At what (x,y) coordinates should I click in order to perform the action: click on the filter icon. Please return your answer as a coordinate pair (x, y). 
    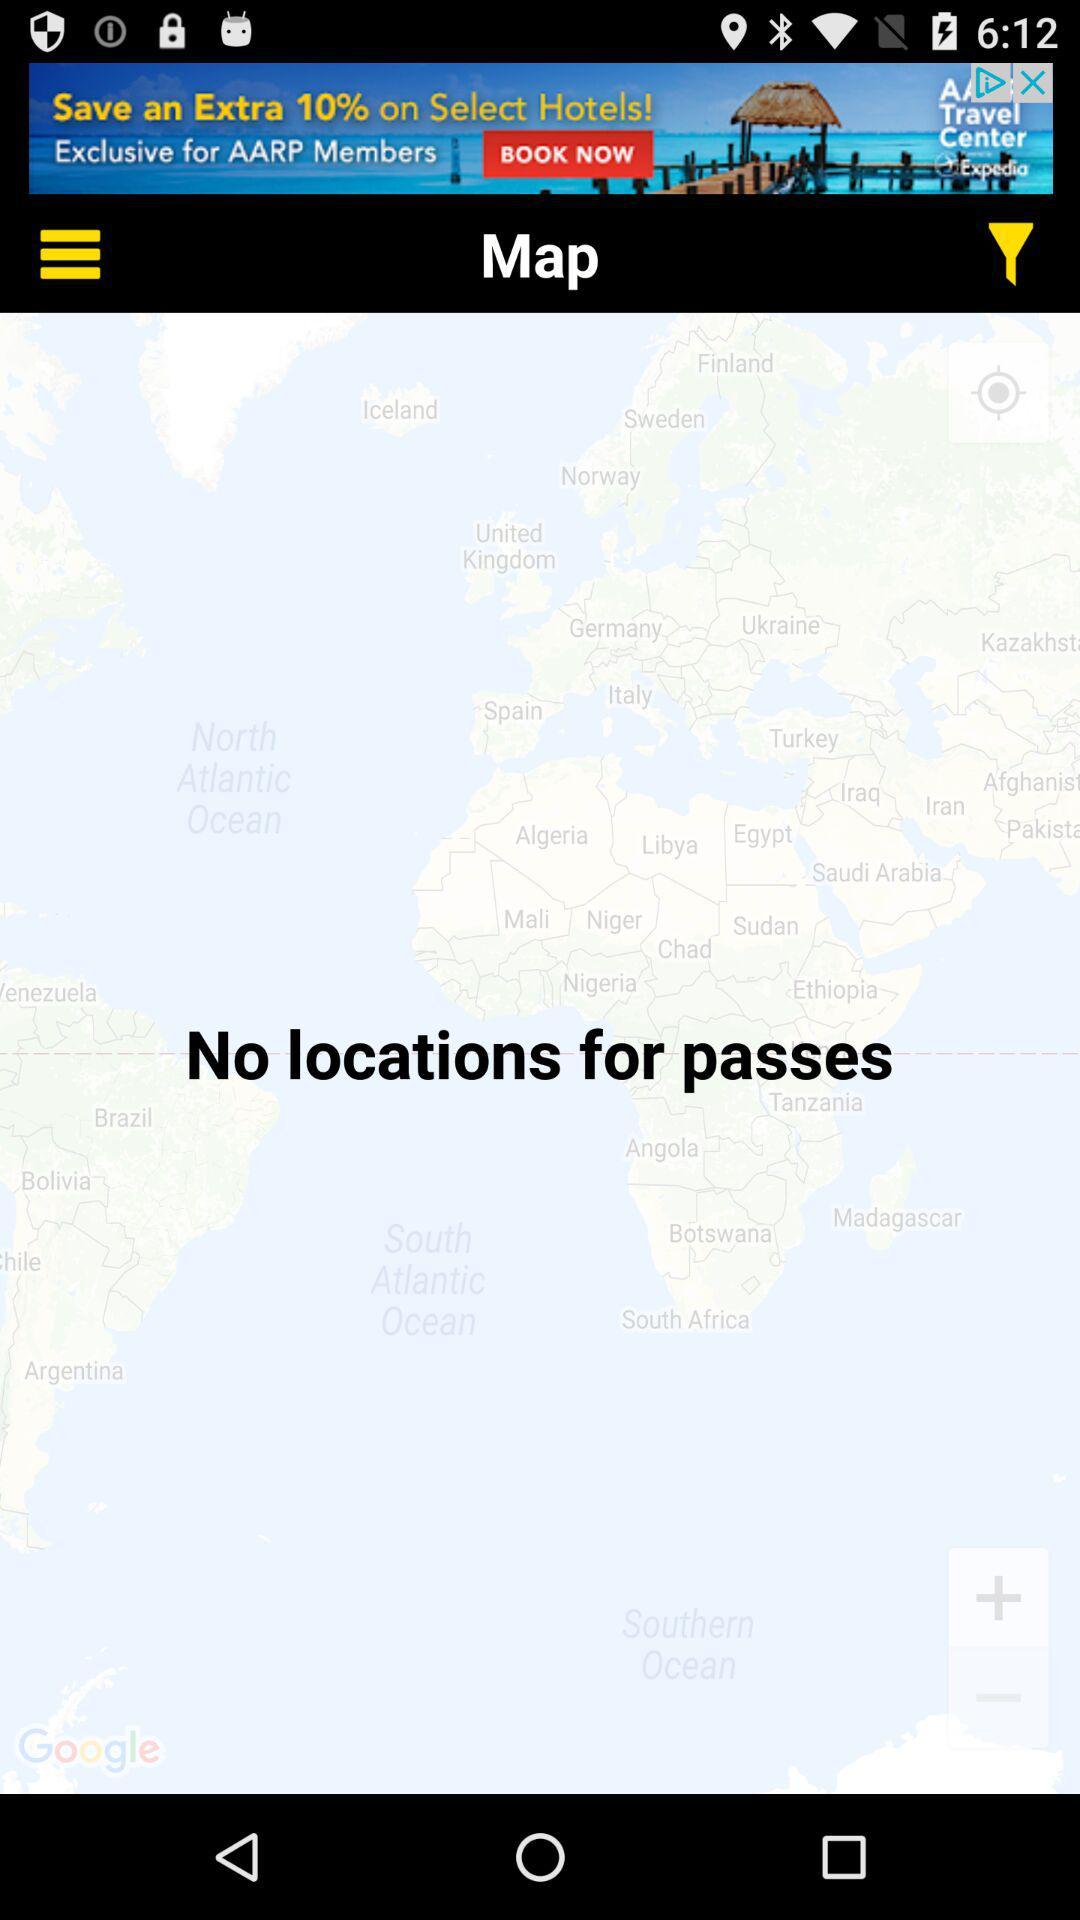
    Looking at the image, I should click on (1023, 270).